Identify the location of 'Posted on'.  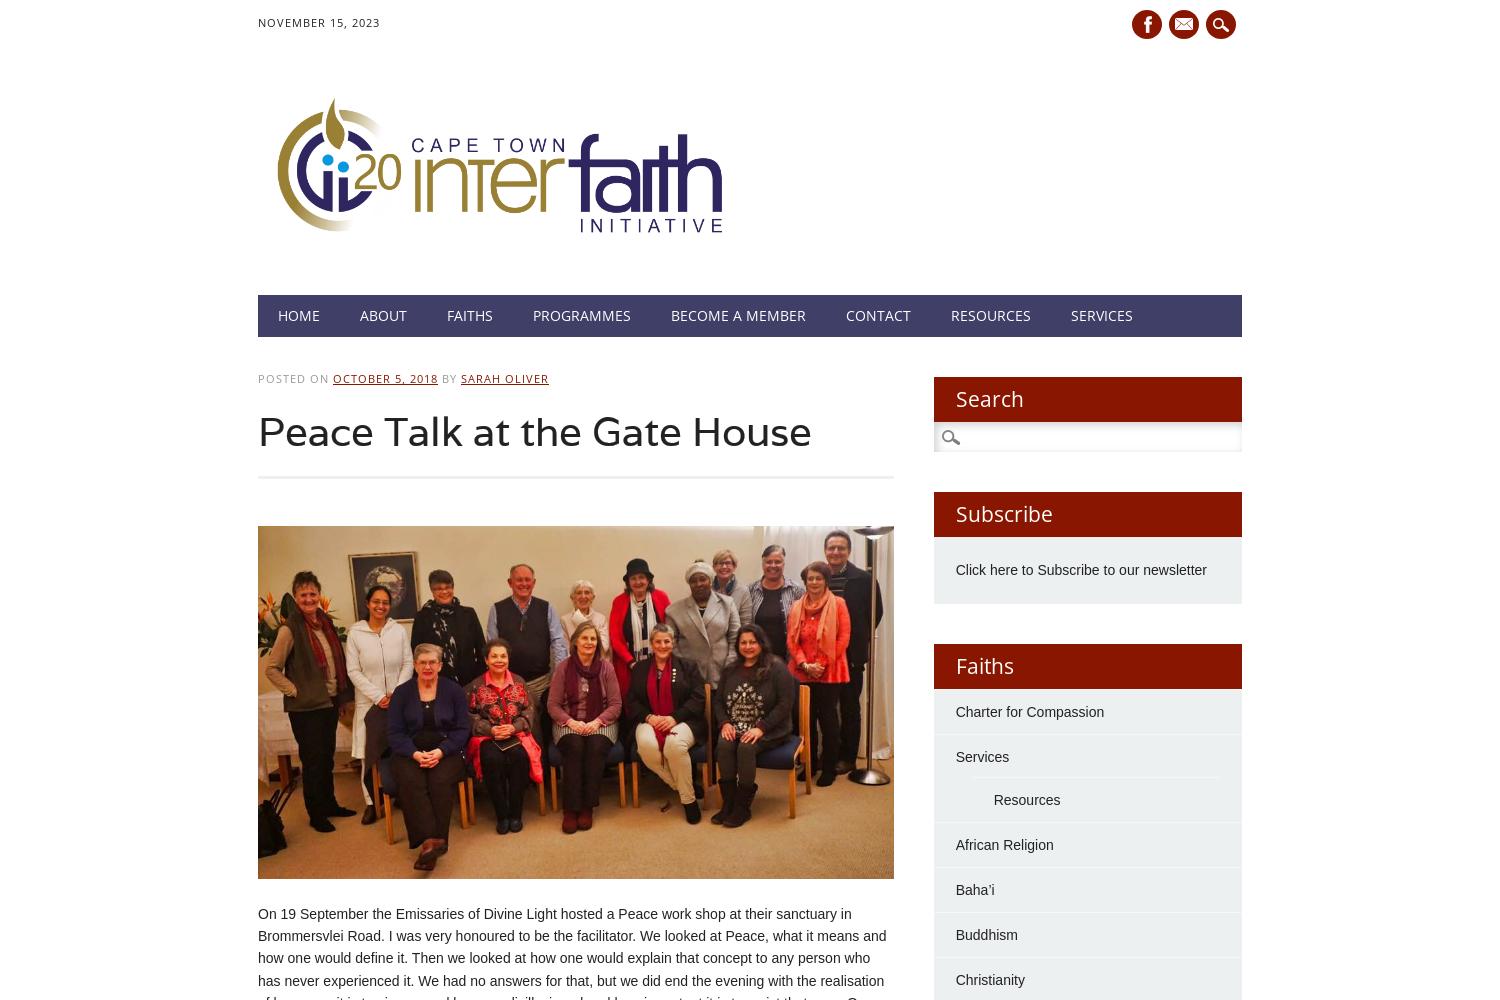
(295, 378).